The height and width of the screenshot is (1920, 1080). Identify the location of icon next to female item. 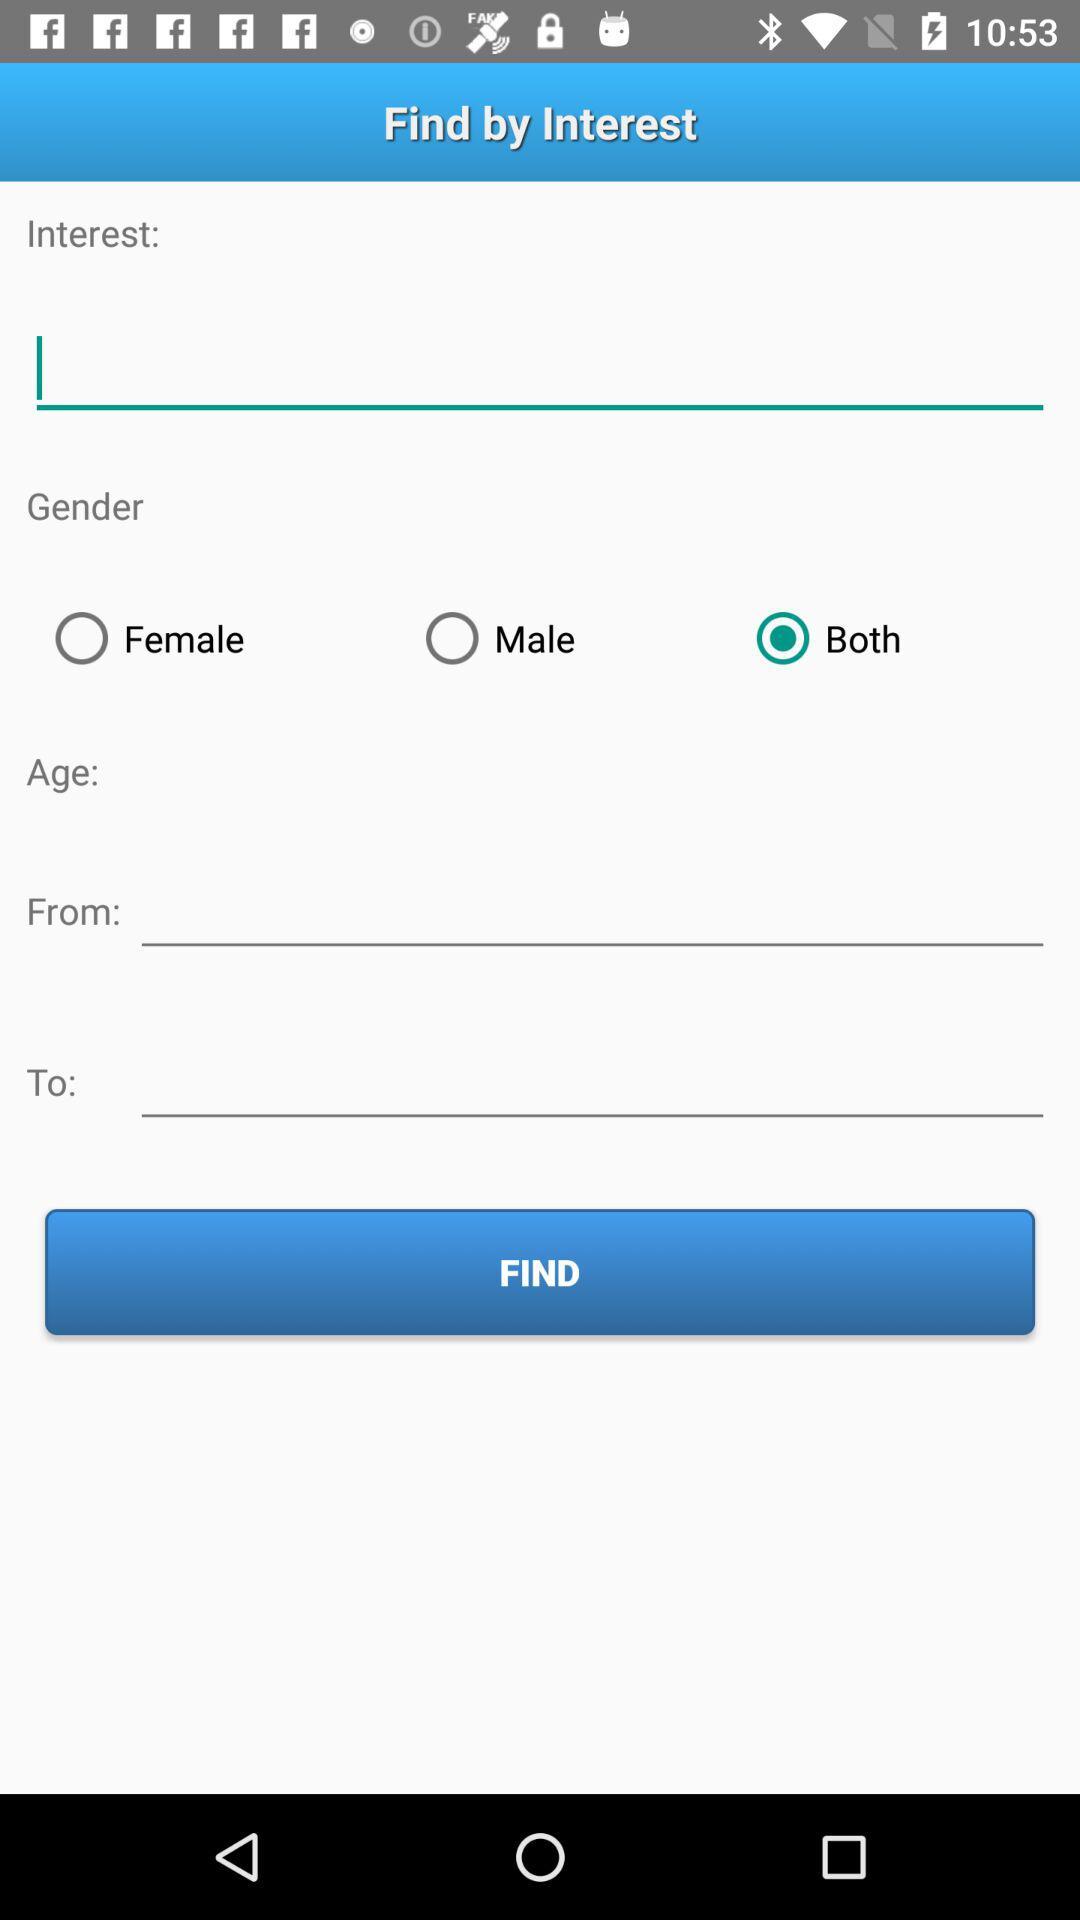
(562, 637).